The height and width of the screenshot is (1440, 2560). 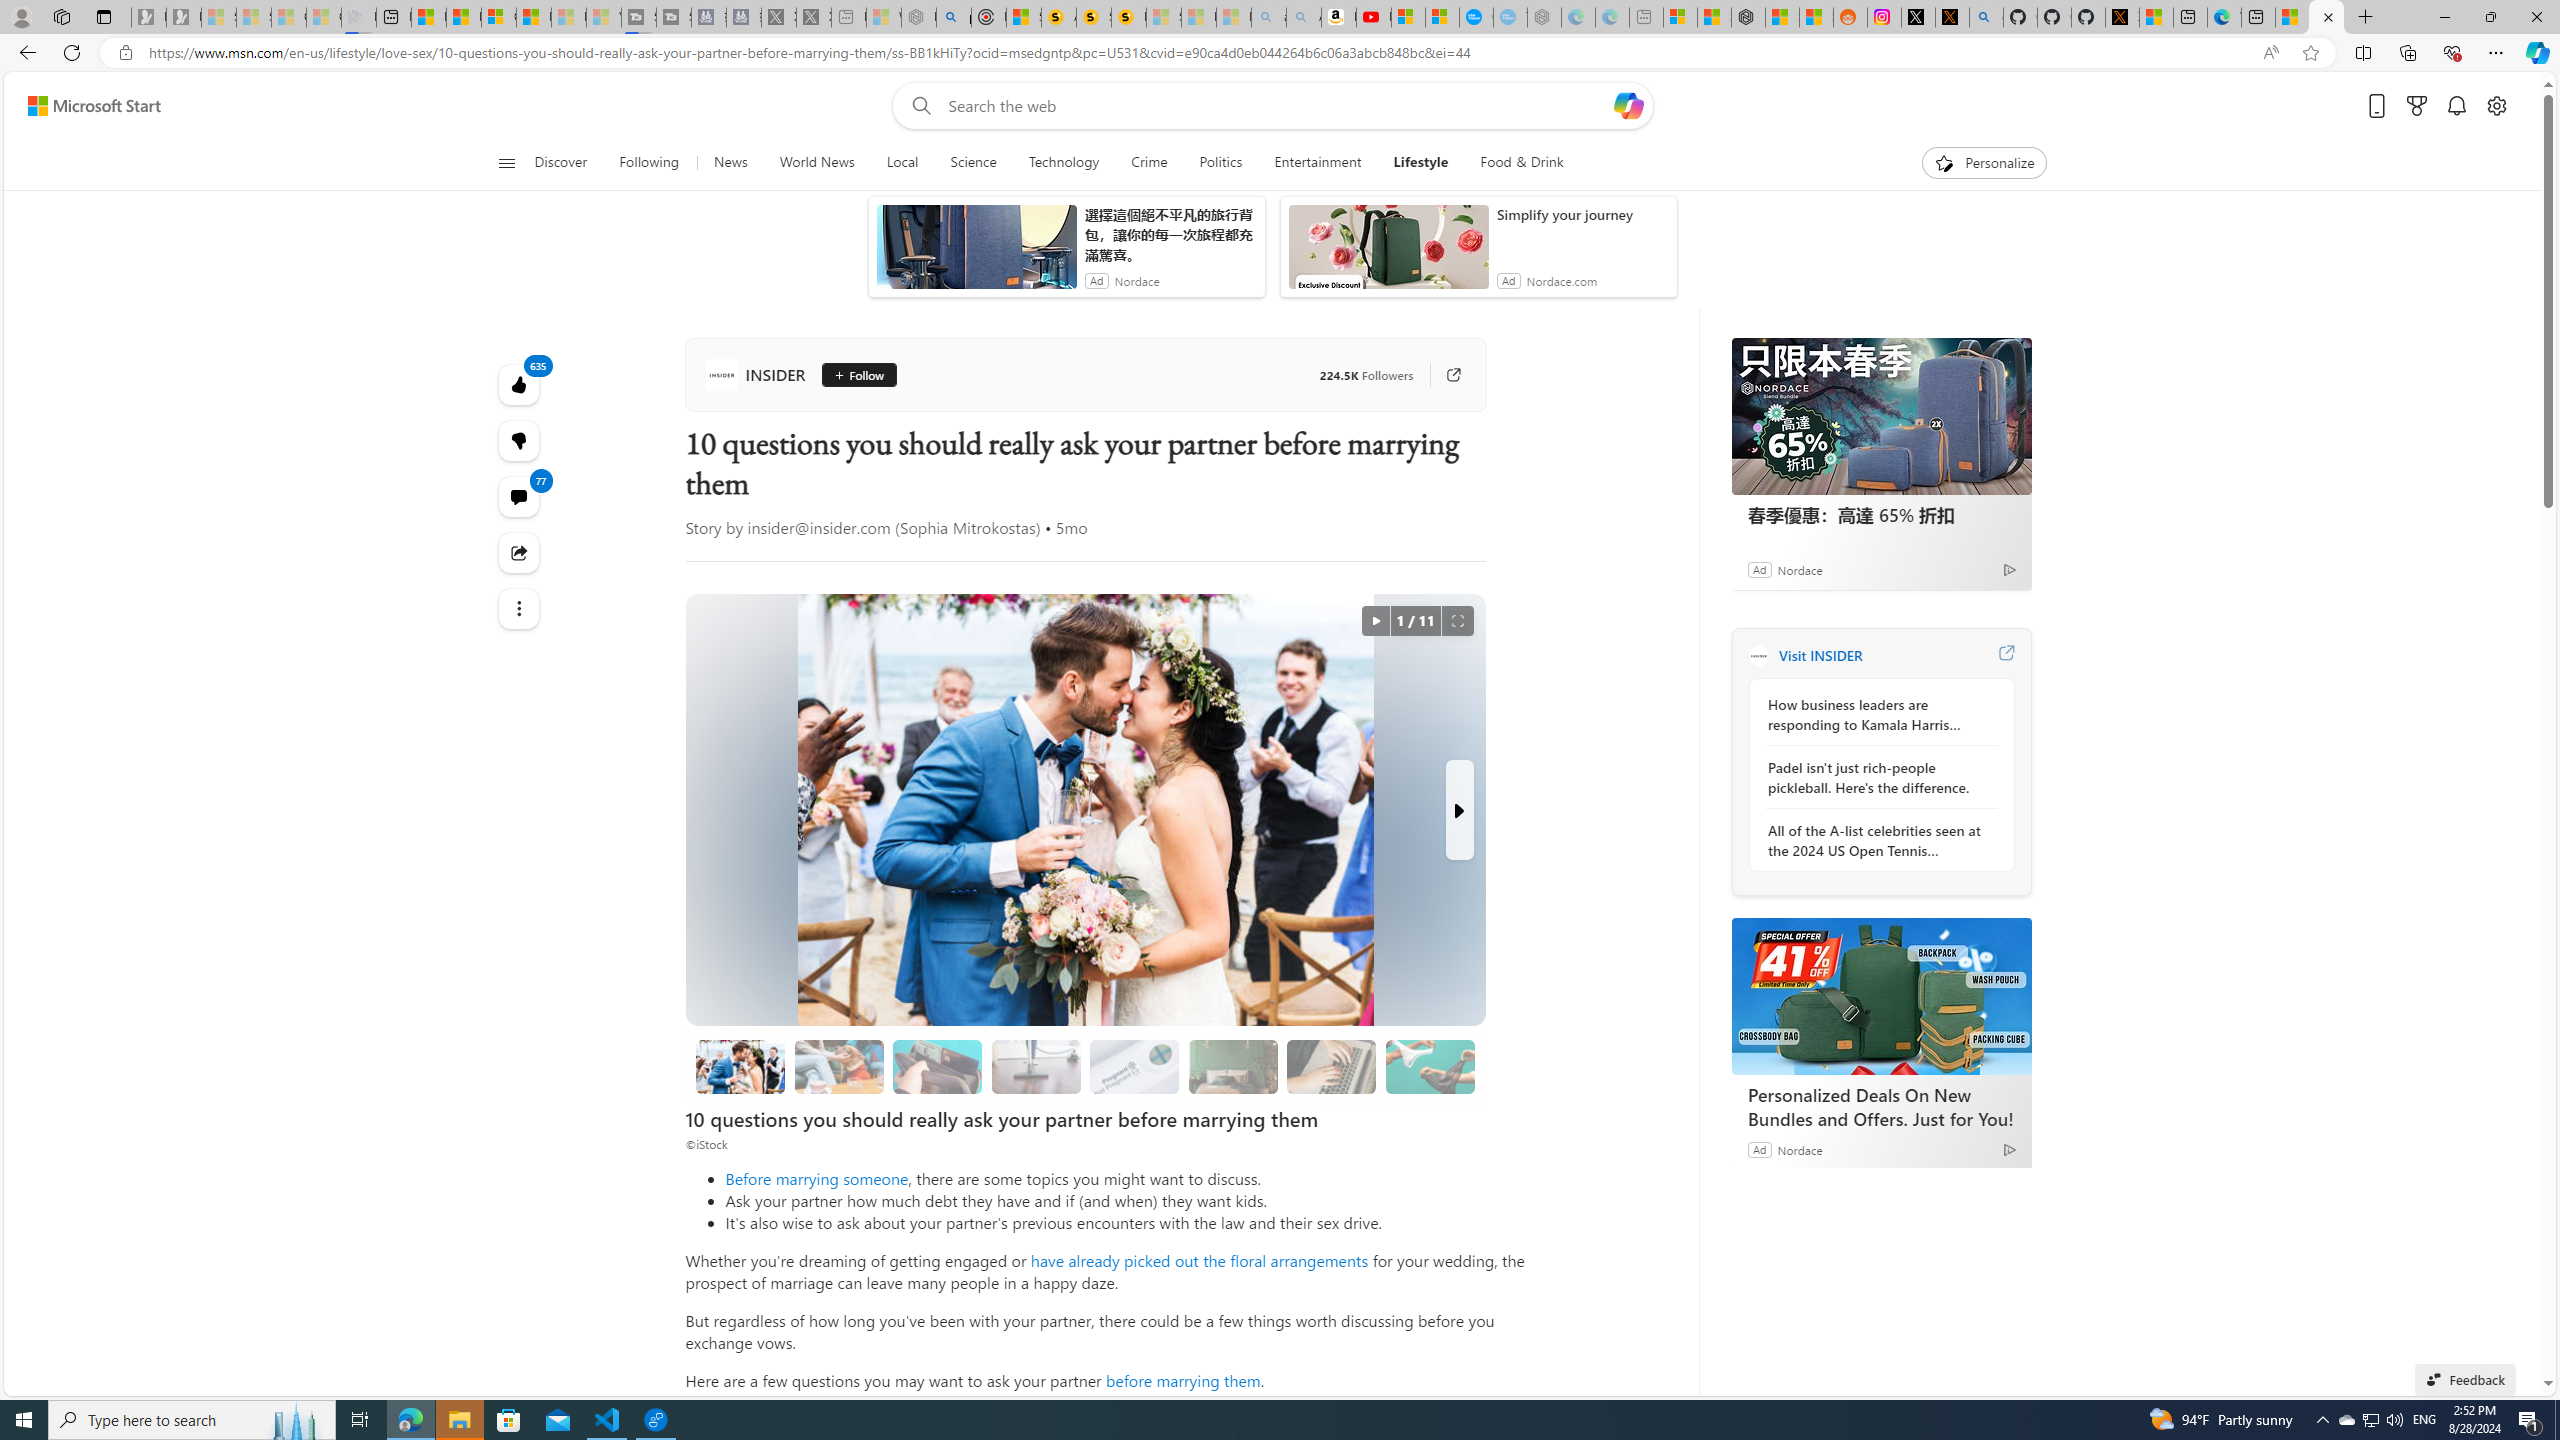 What do you see at coordinates (1419, 162) in the screenshot?
I see `'Lifestyle'` at bounding box center [1419, 162].